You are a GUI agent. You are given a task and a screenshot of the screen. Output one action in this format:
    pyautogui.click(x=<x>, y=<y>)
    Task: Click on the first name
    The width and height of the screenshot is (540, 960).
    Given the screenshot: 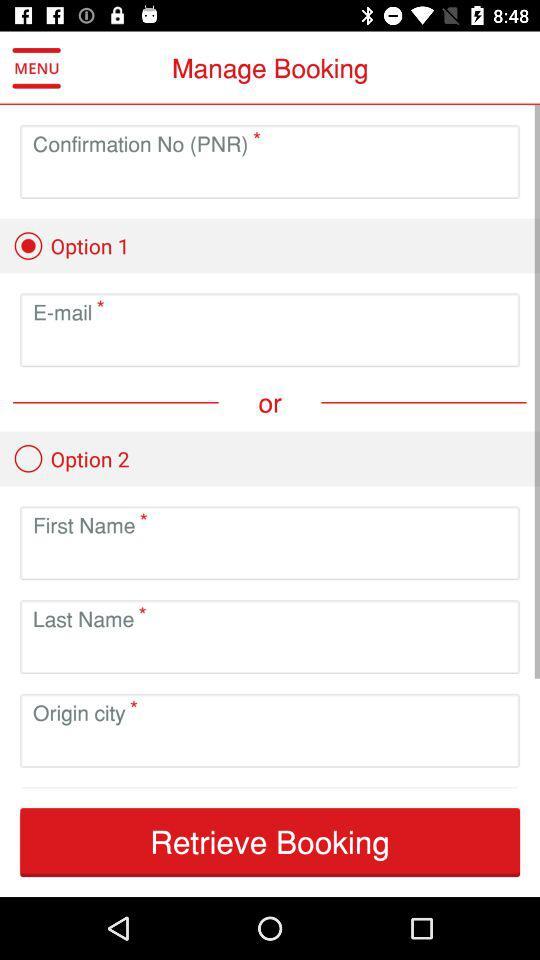 What is the action you would take?
    pyautogui.click(x=270, y=559)
    